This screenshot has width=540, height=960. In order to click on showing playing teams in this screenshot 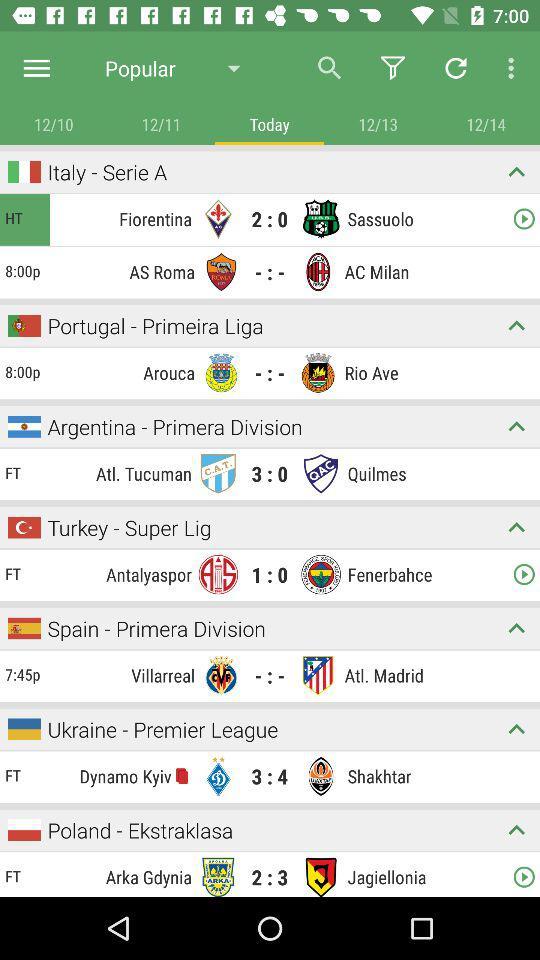, I will do `click(516, 526)`.